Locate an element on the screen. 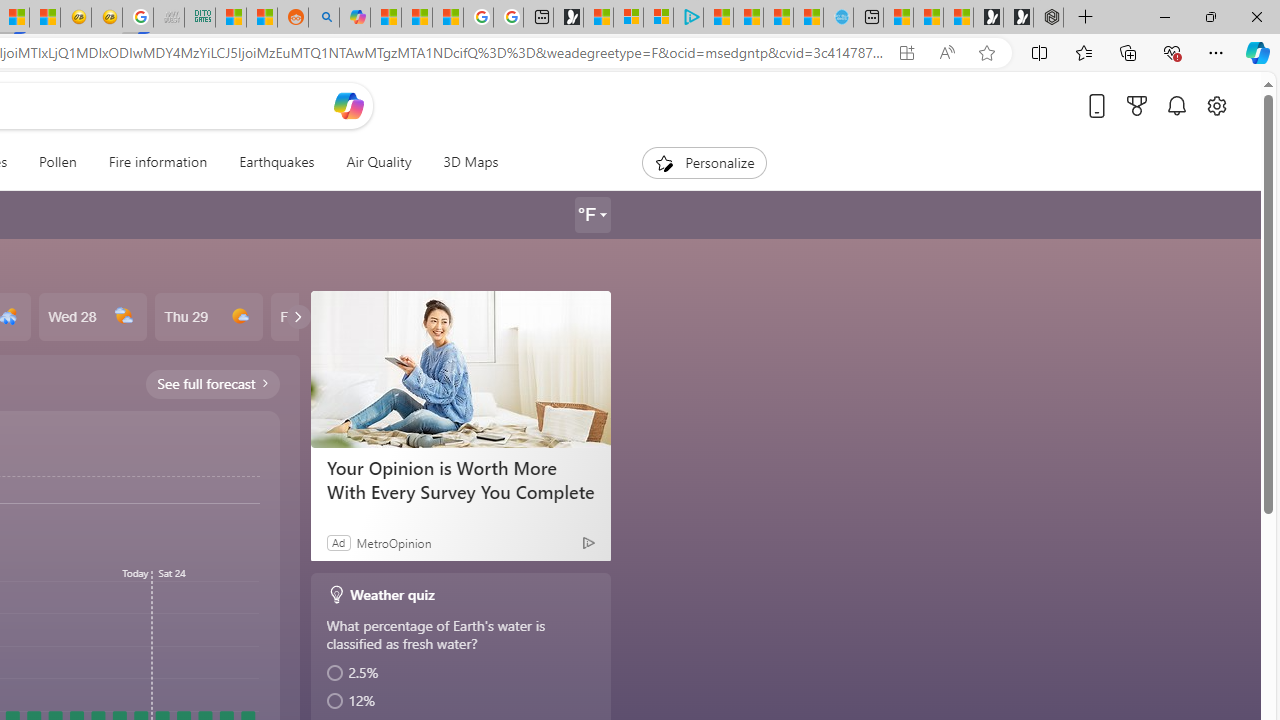 The image size is (1280, 720). 'DITOGAMES AG Imprint' is located at coordinates (200, 17).